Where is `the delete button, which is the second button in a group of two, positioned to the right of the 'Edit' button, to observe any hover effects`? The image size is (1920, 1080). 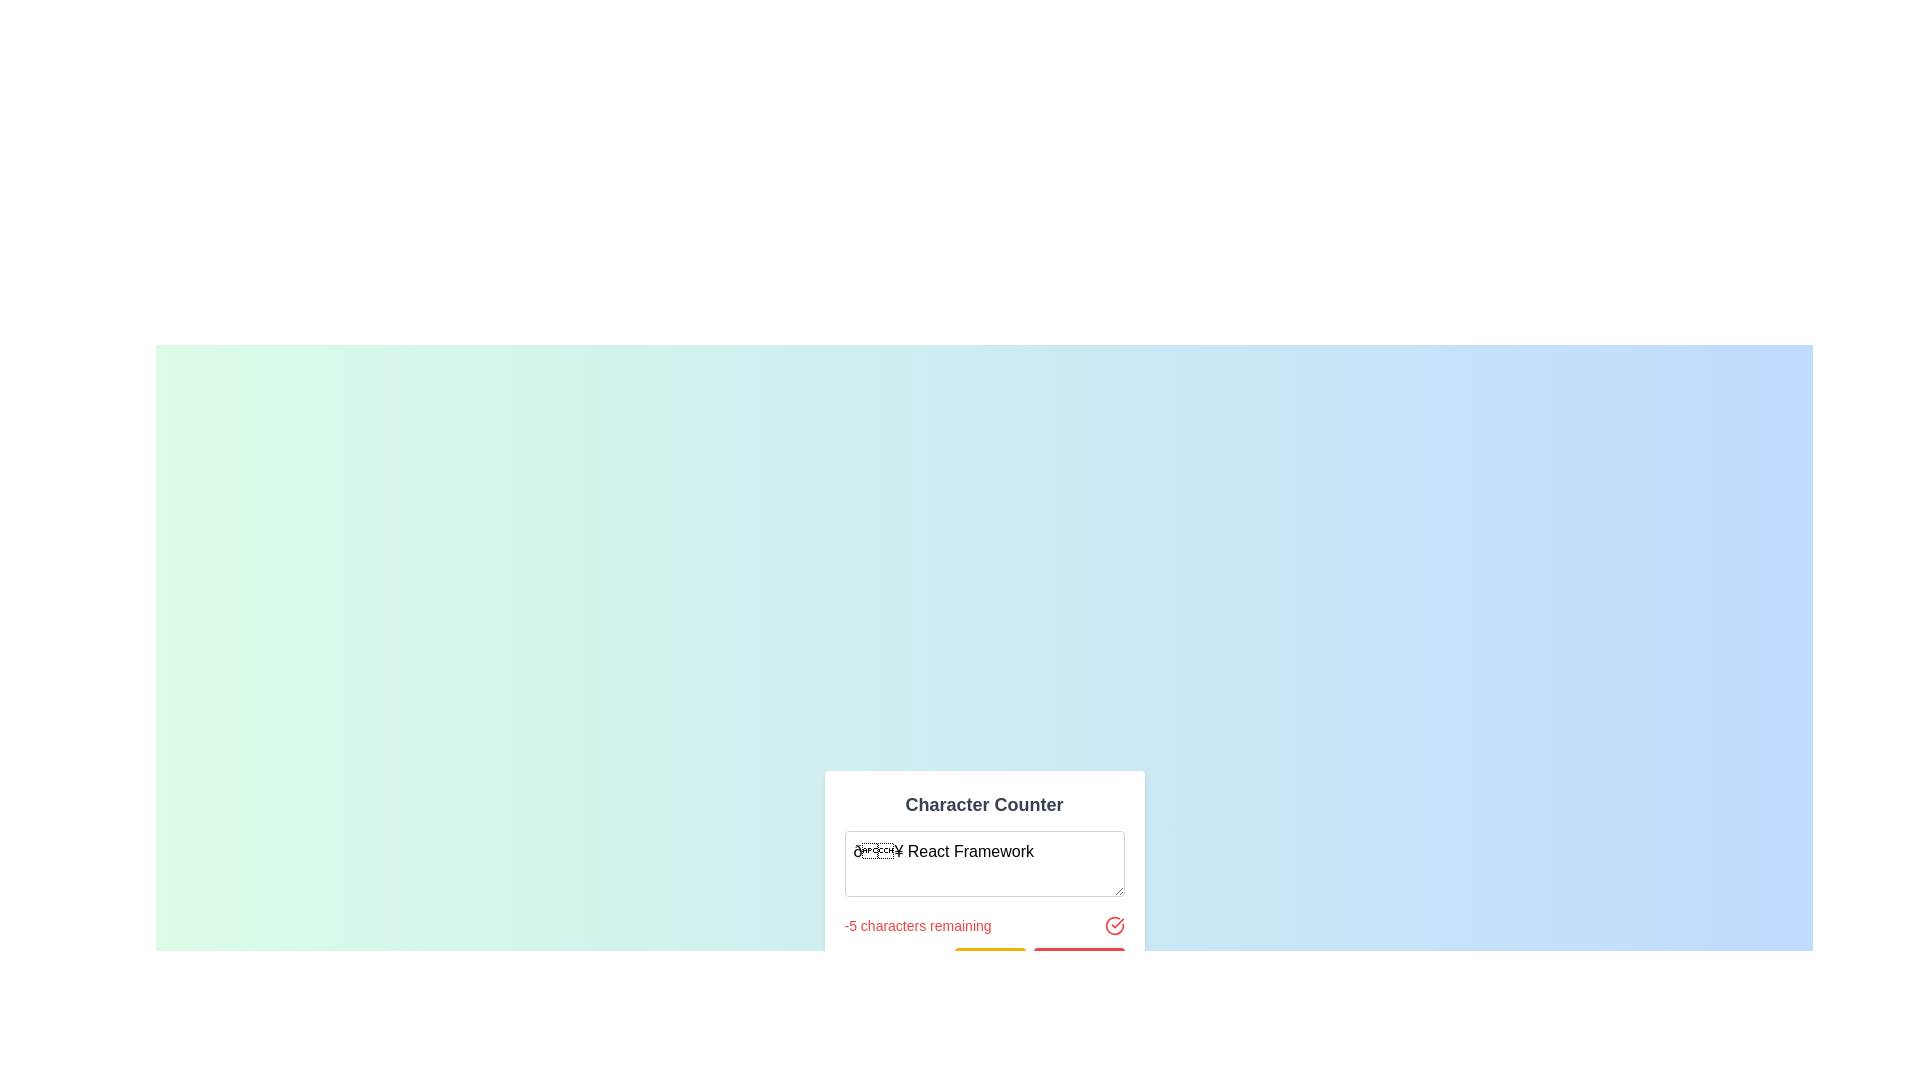 the delete button, which is the second button in a group of two, positioned to the right of the 'Edit' button, to observe any hover effects is located at coordinates (1078, 962).